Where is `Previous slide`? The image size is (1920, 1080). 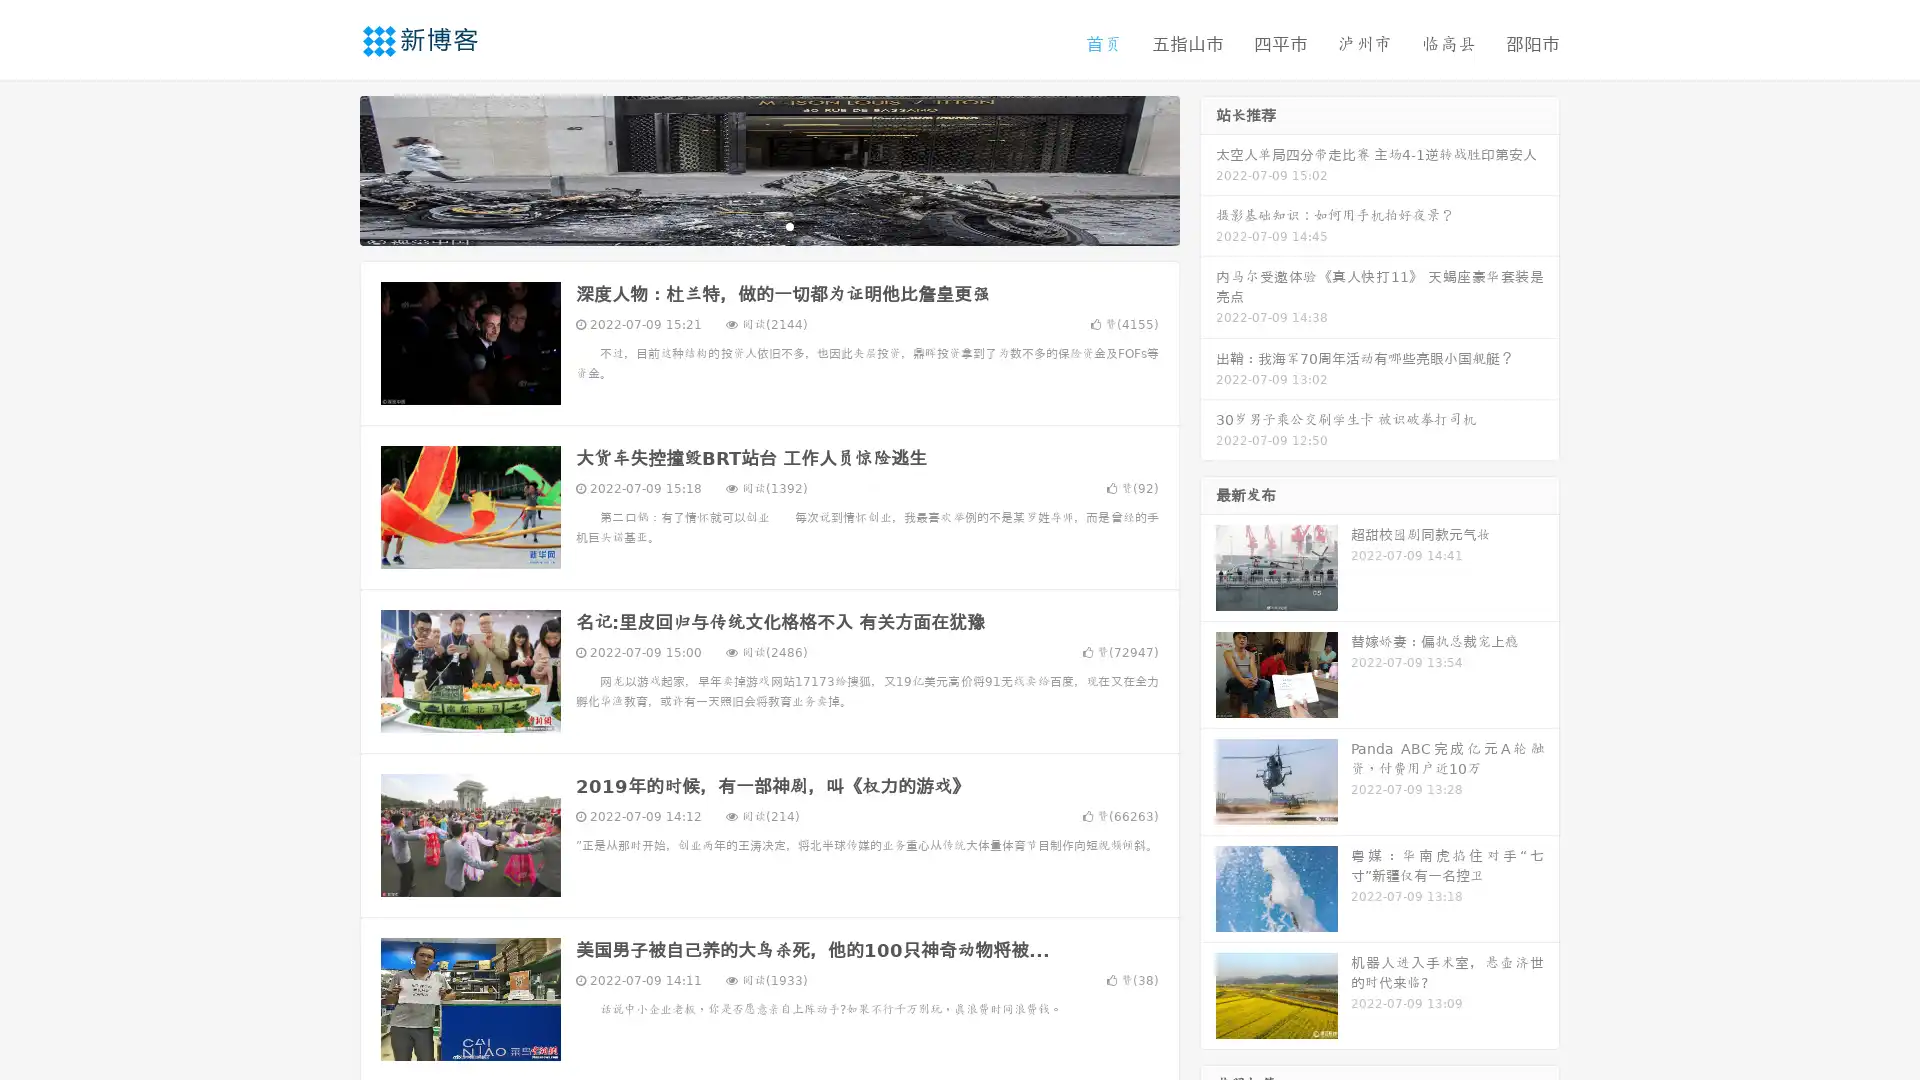 Previous slide is located at coordinates (330, 168).